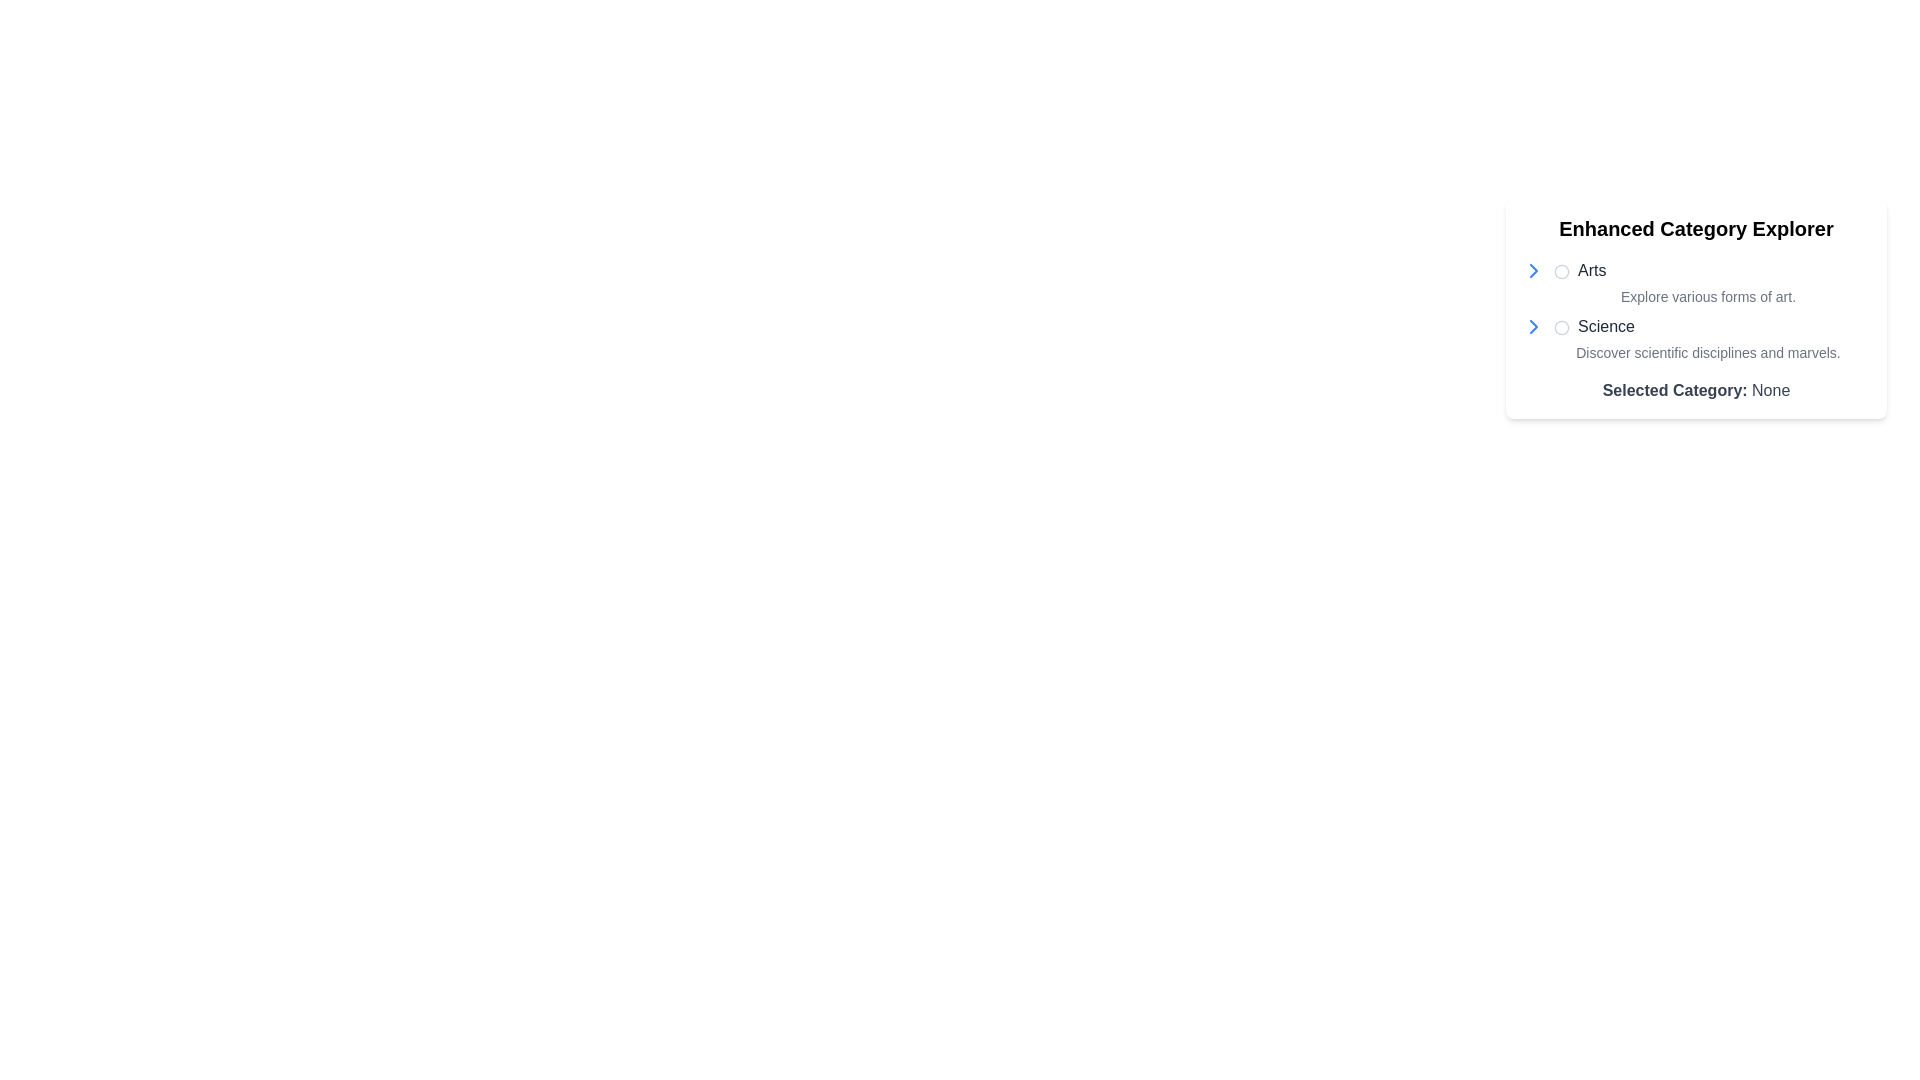 The image size is (1920, 1080). I want to click on the text label displaying 'Discover scientific disciplines and marvels.', so click(1707, 352).